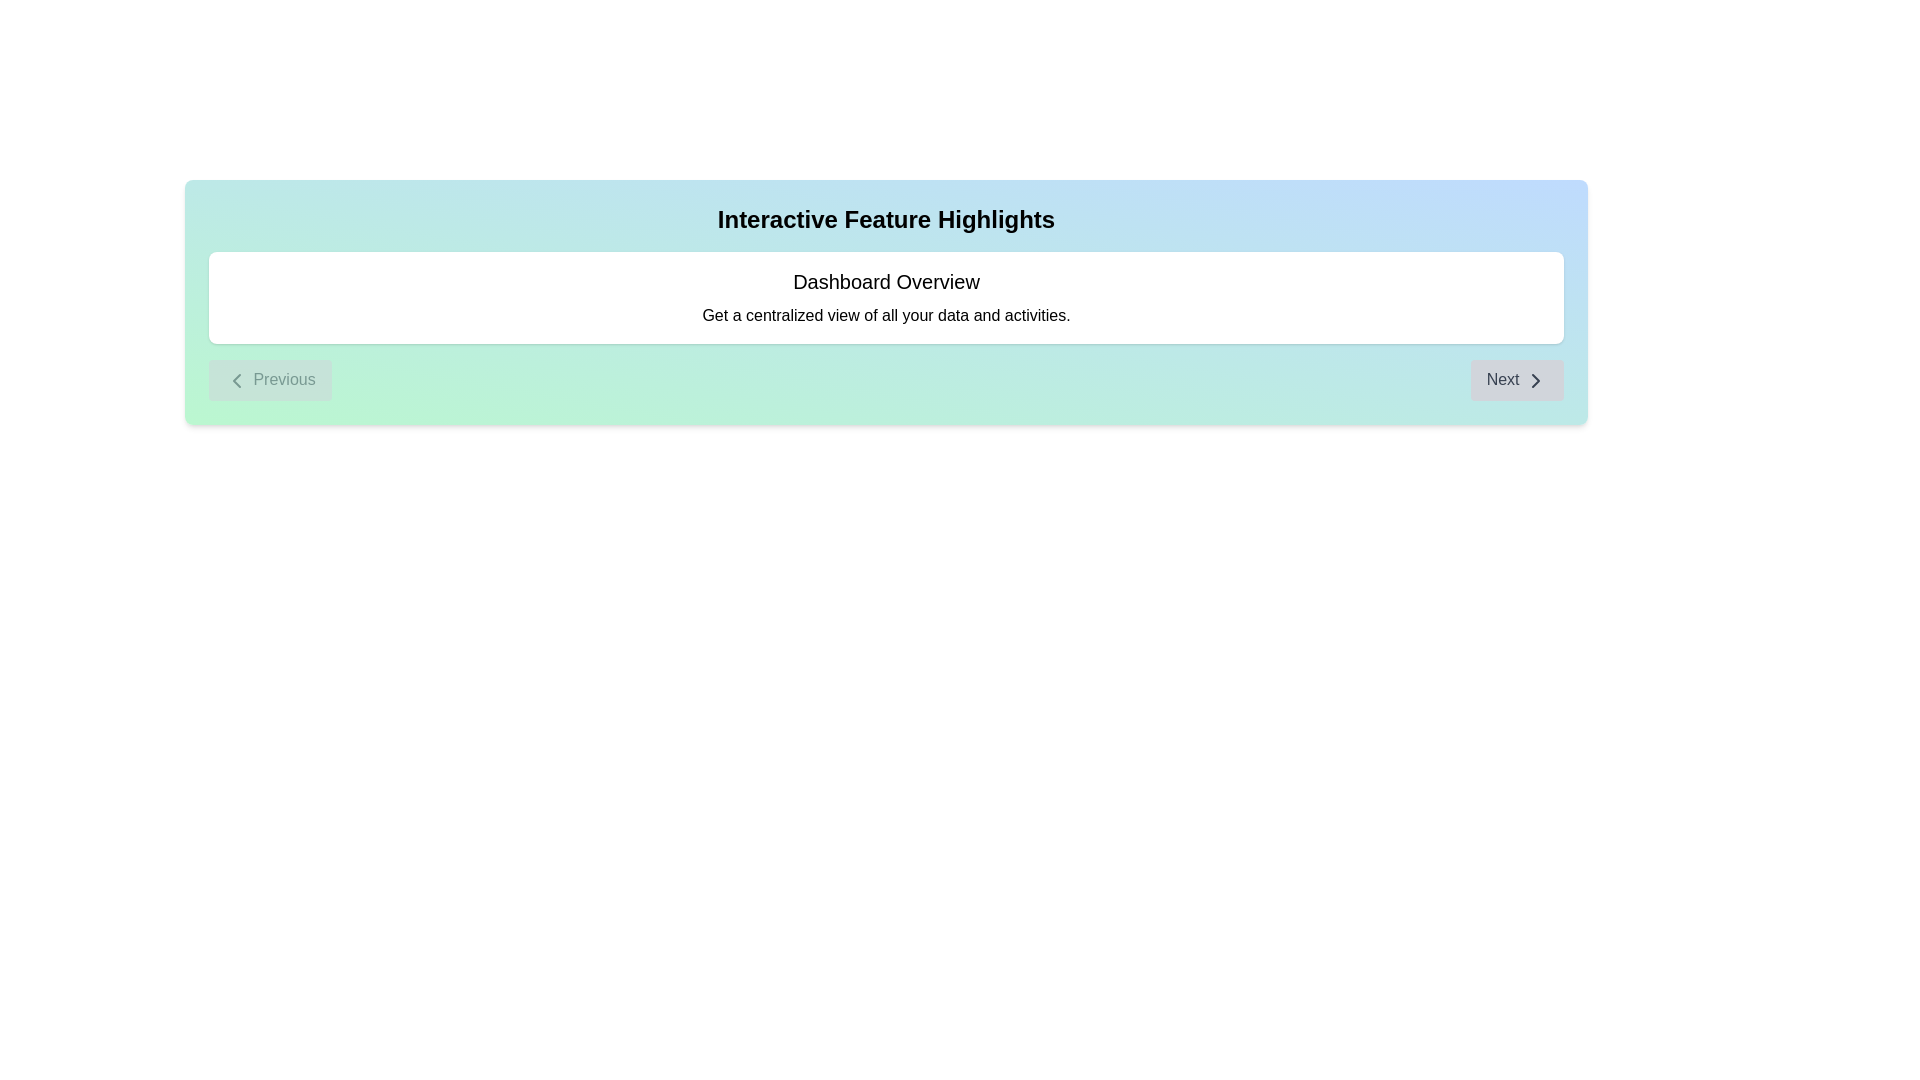 The height and width of the screenshot is (1080, 1920). Describe the element at coordinates (1535, 380) in the screenshot. I see `the rightward-pointing chevron icon that serves as a secondary indicator for the 'Next' button, located in the rightmost region of the button area` at that location.